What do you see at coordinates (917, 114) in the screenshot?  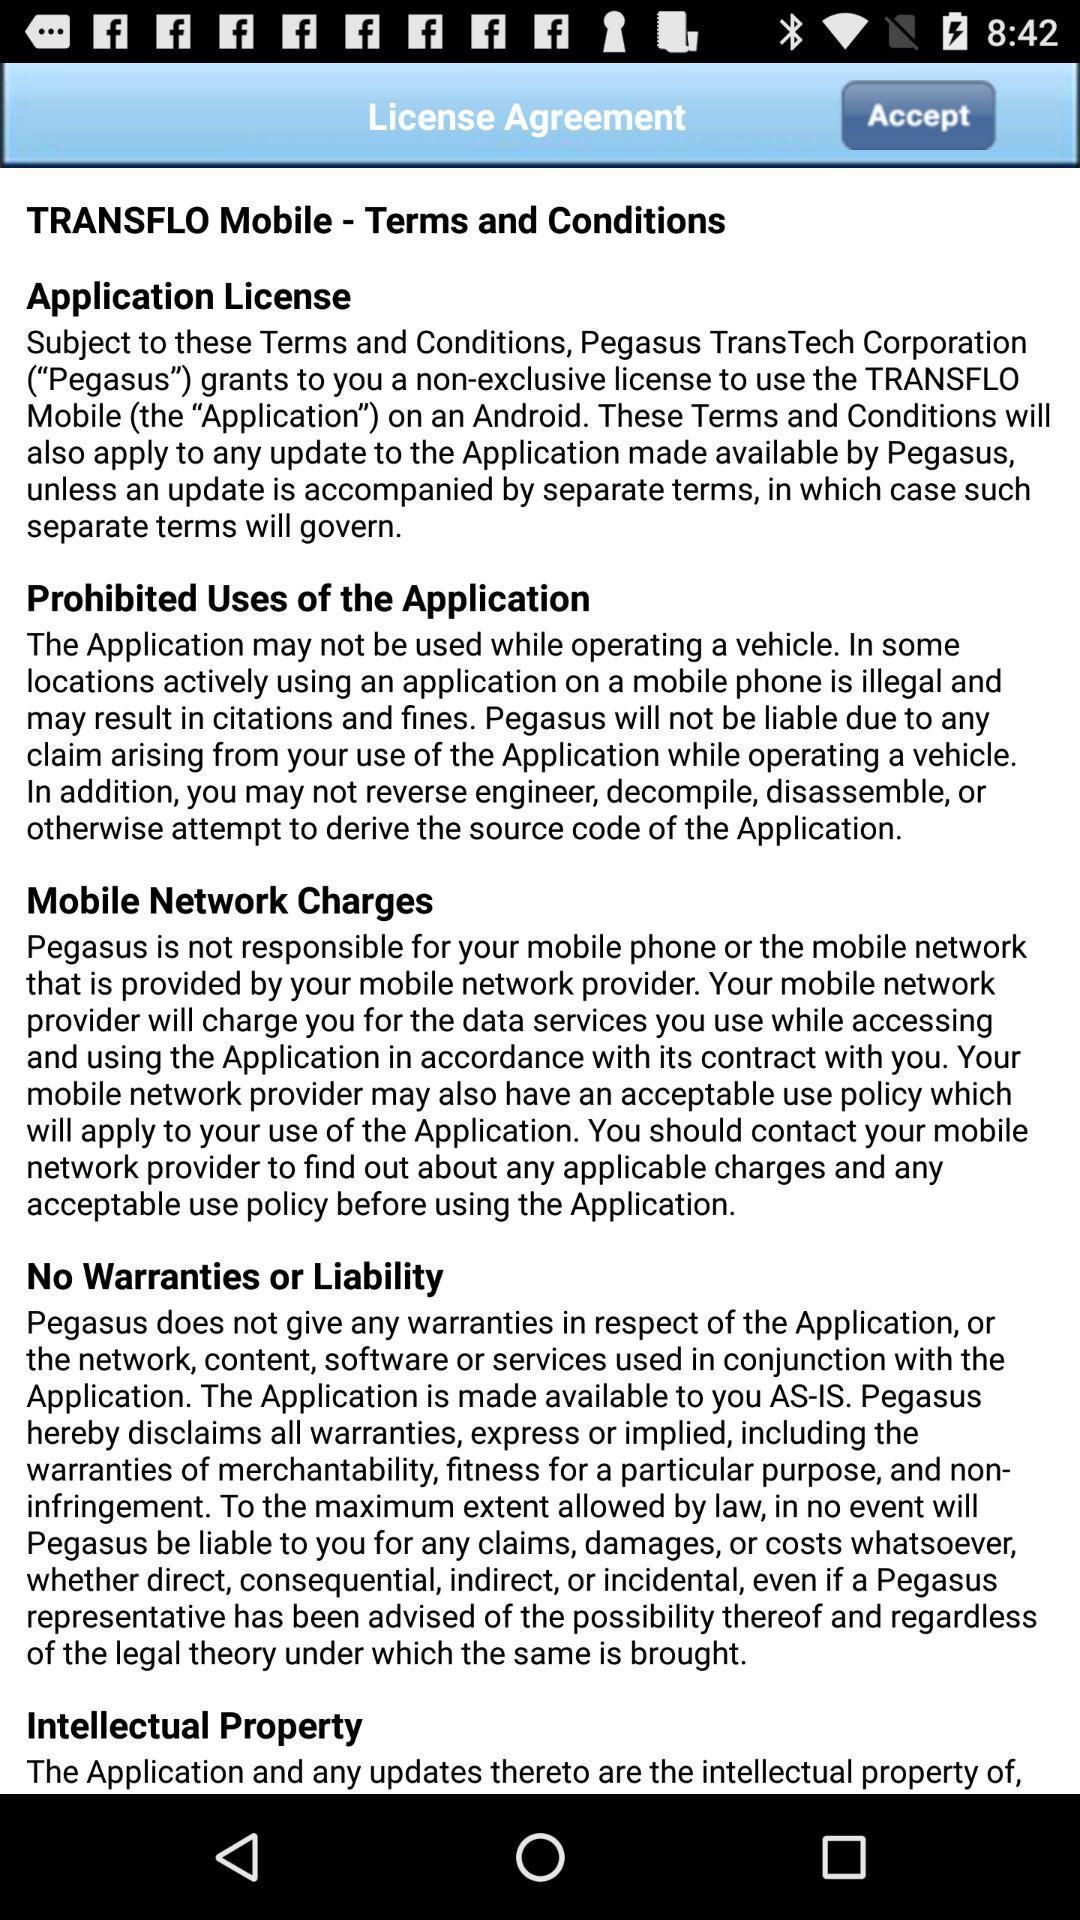 I see `icon at the top right corner` at bounding box center [917, 114].